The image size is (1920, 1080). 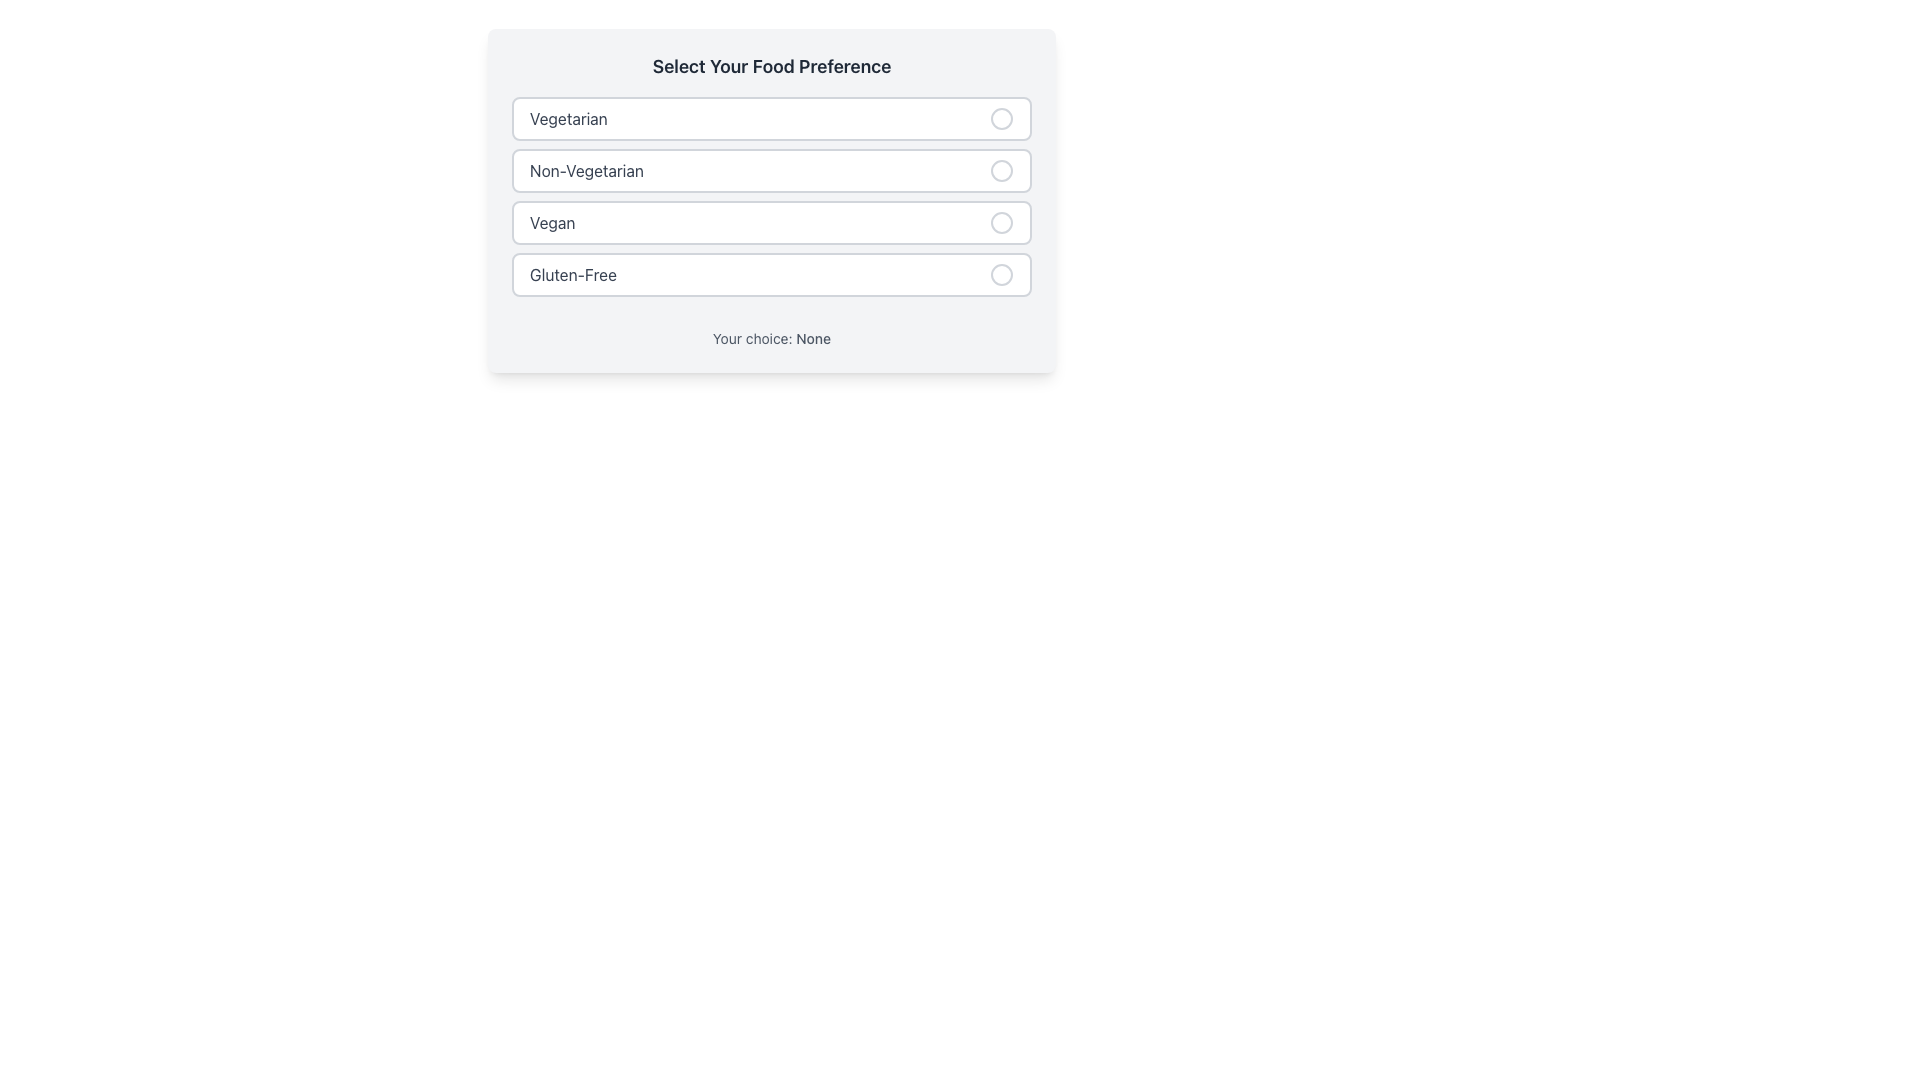 What do you see at coordinates (771, 330) in the screenshot?
I see `the text label that displays 'Your choice: None', which is styled with a smaller gray font and located below the 'Gluten-Free' option in the panel` at bounding box center [771, 330].